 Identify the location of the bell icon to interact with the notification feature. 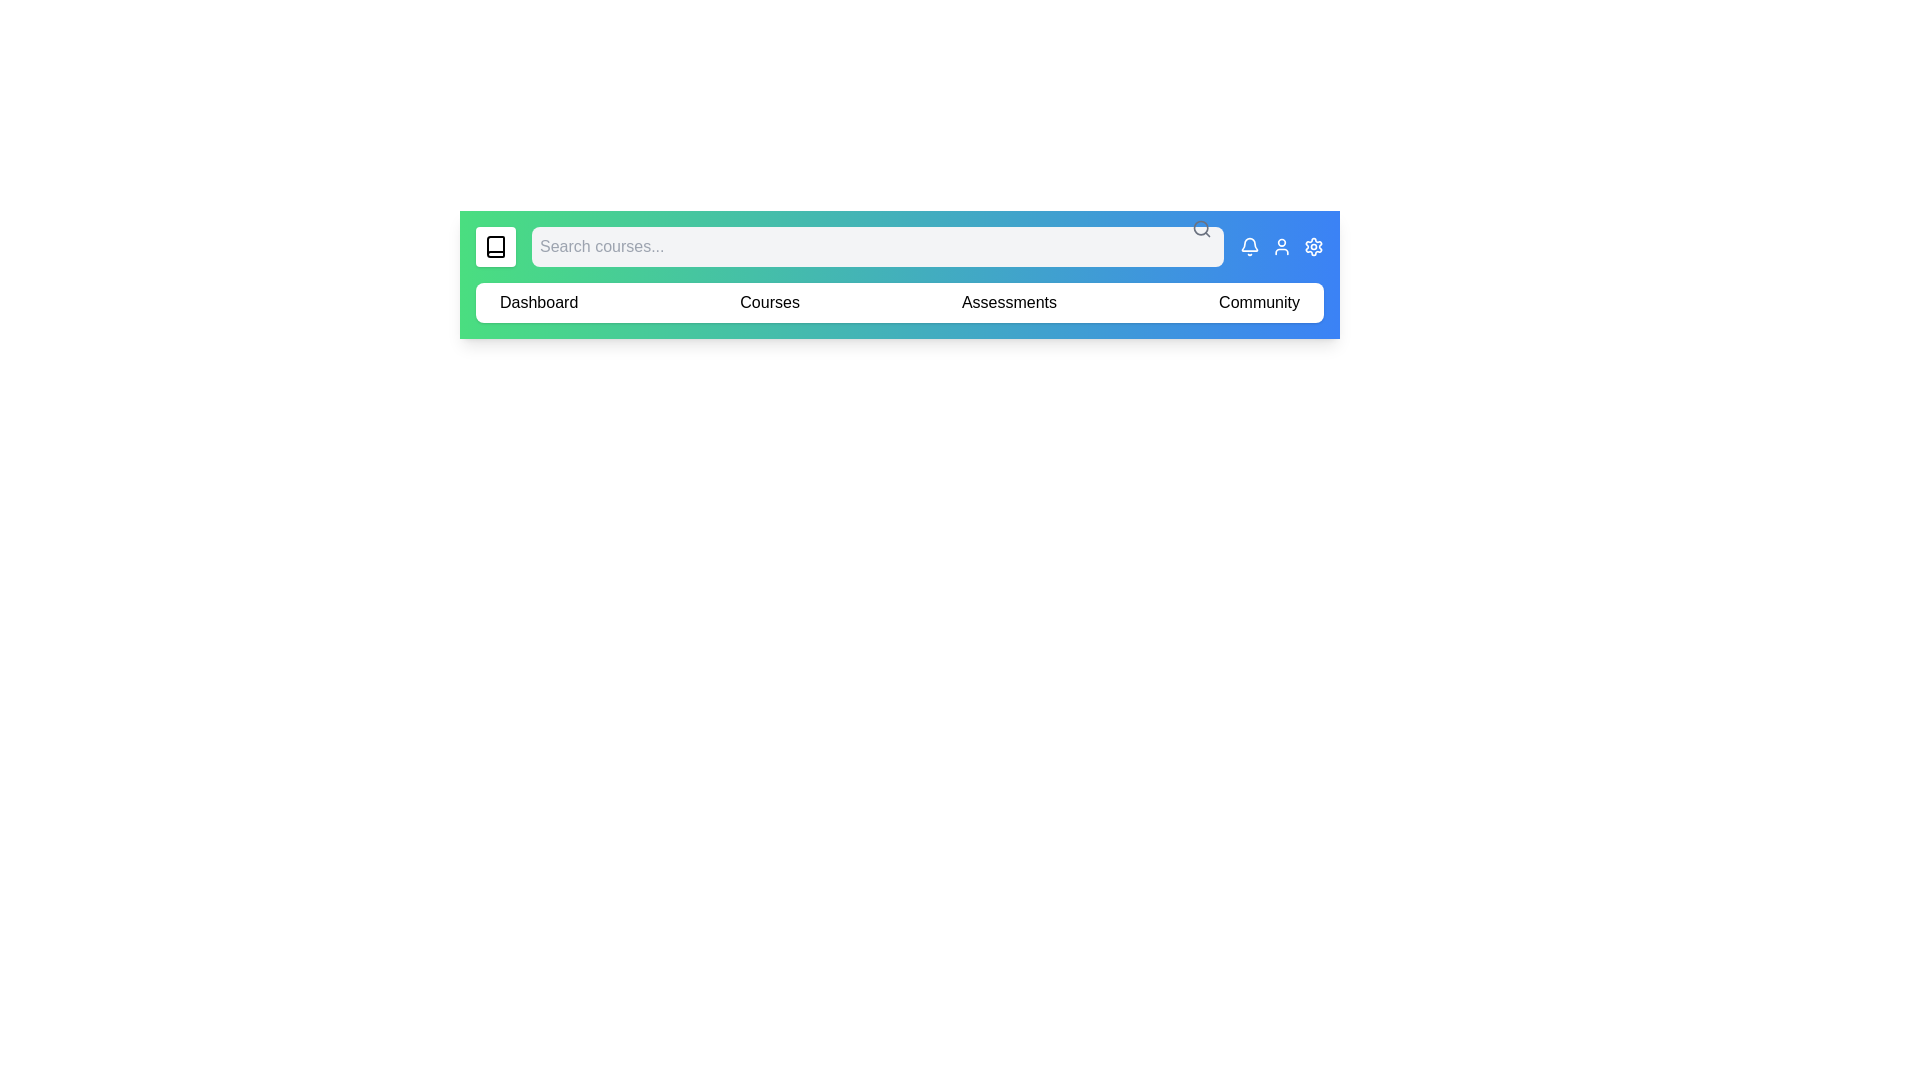
(1248, 245).